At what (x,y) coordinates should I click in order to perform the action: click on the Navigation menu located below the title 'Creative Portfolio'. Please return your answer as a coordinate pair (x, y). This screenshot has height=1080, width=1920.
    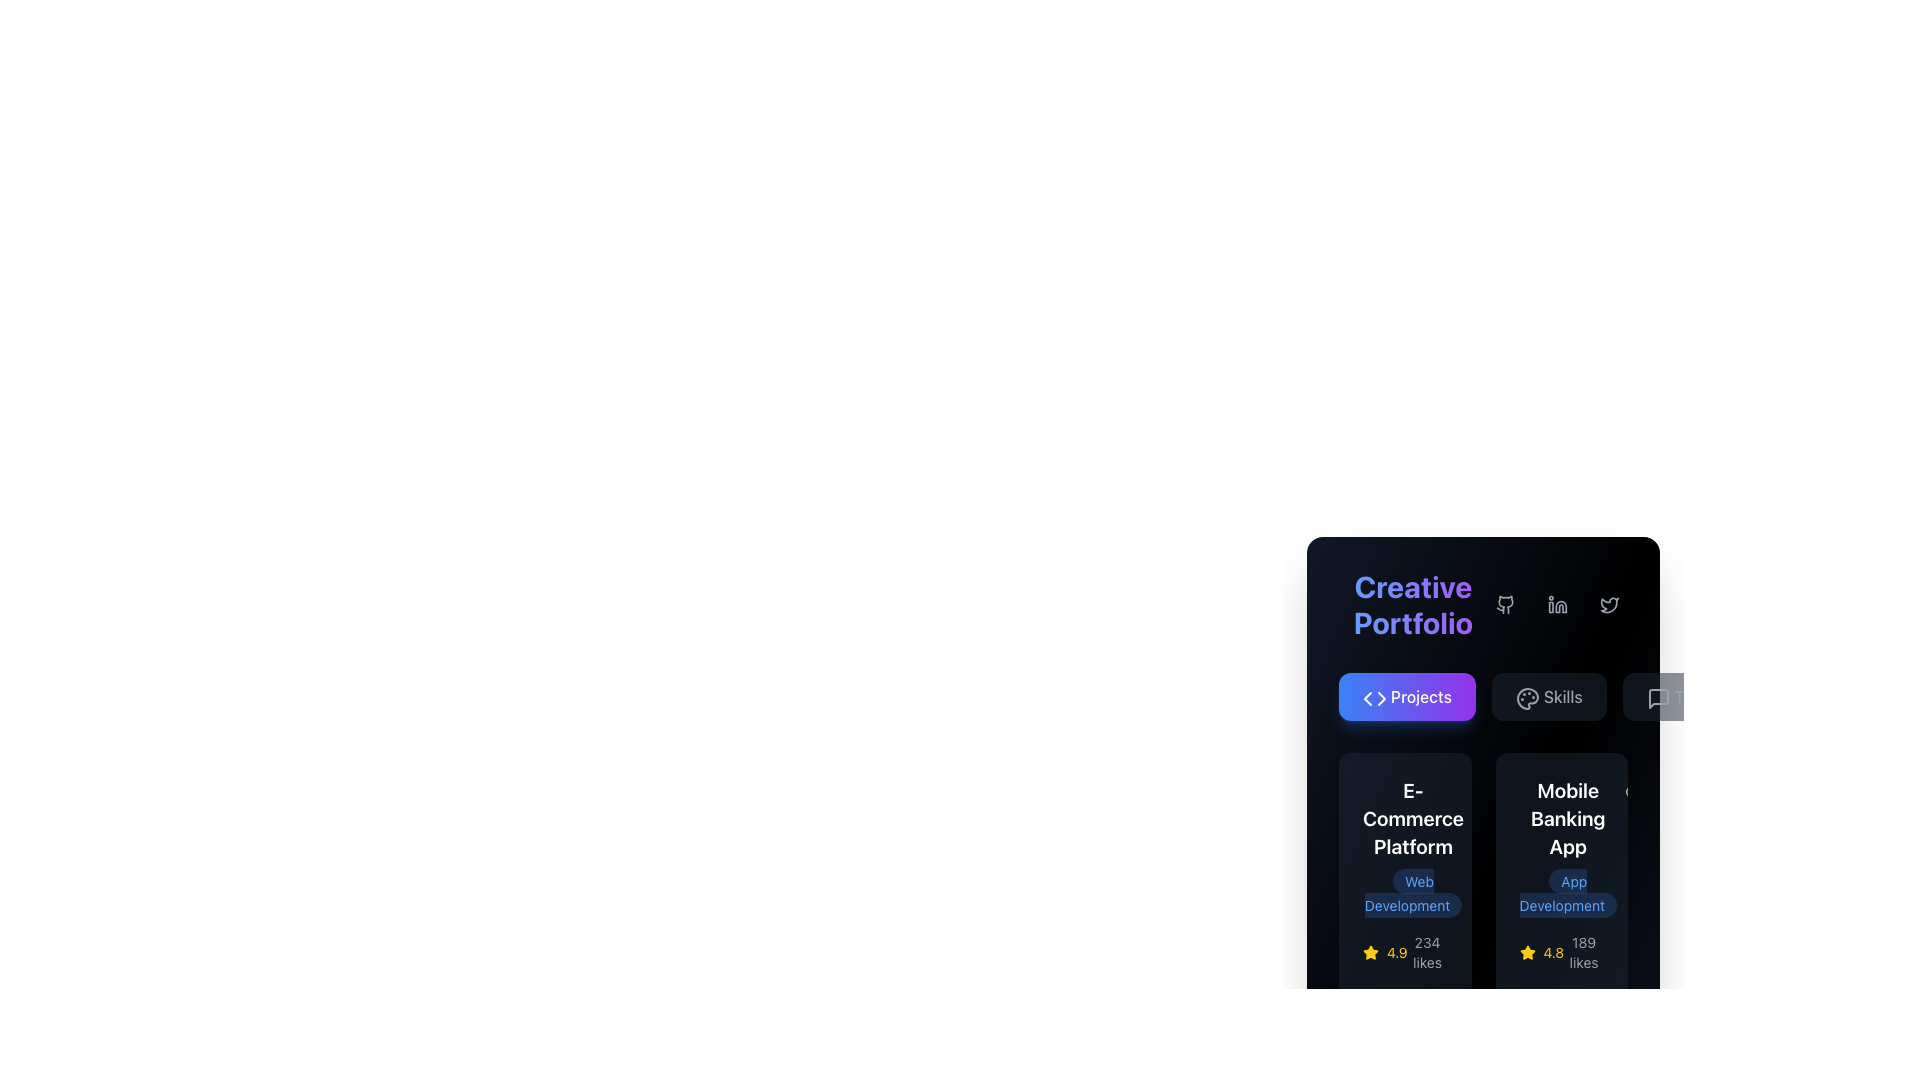
    Looking at the image, I should click on (1483, 696).